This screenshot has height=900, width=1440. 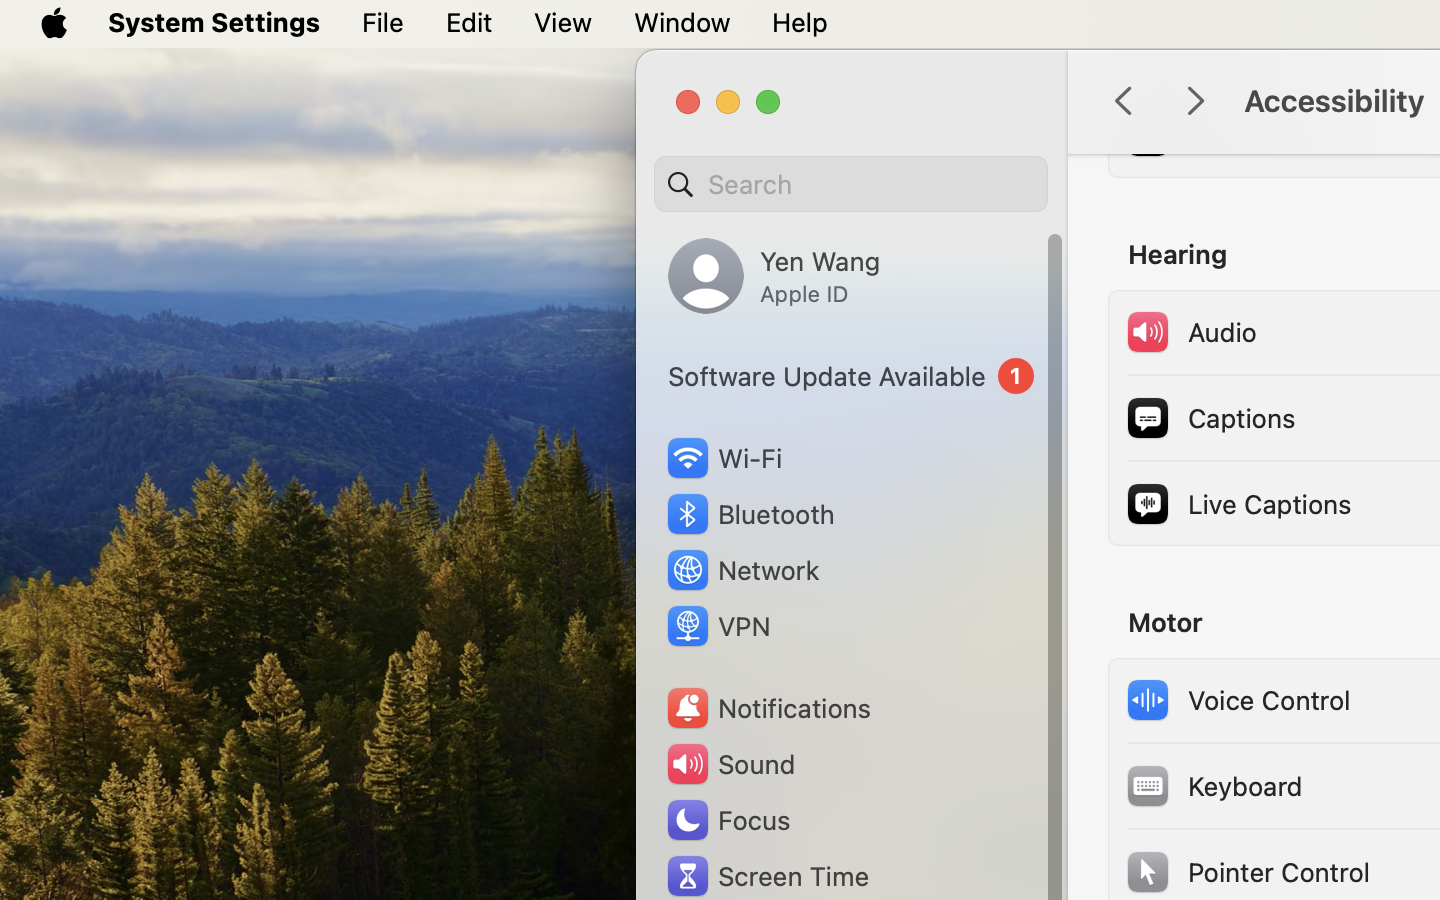 I want to click on 'Sound', so click(x=728, y=763).